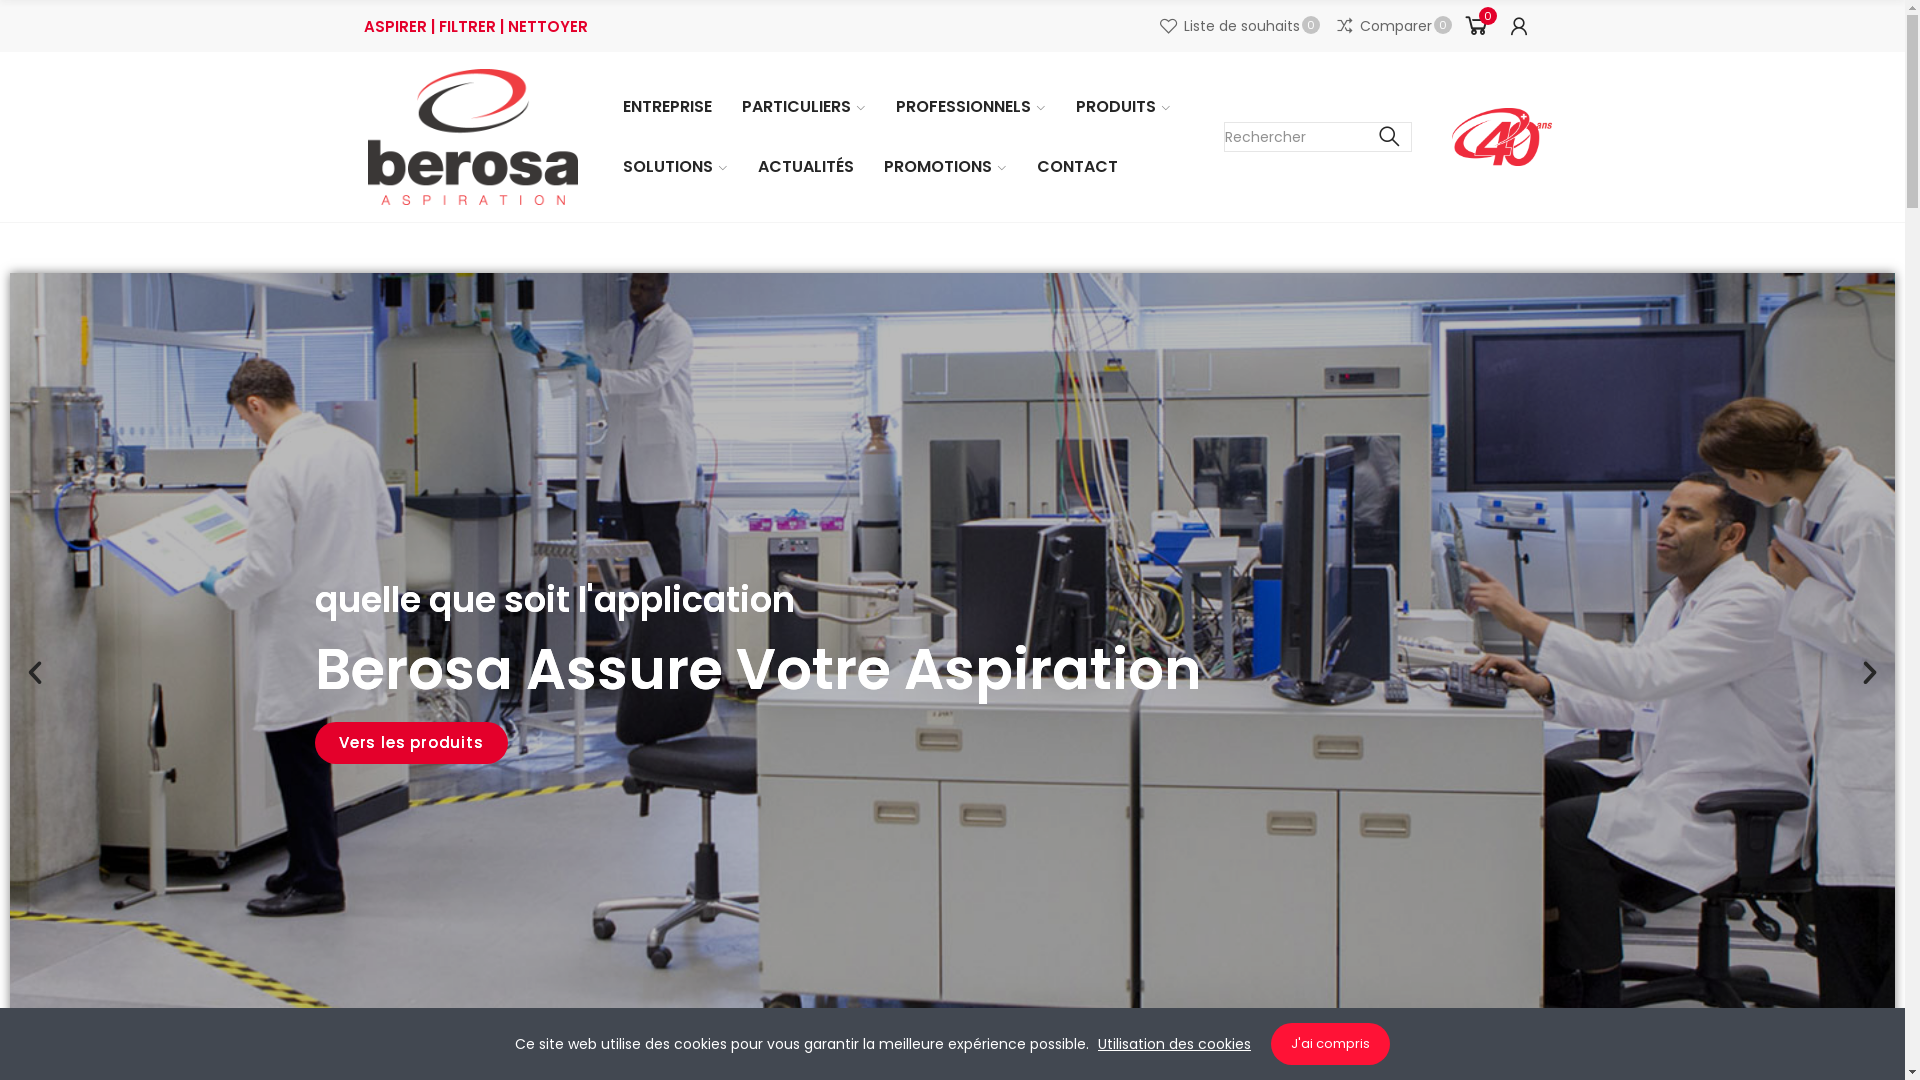 The image size is (1920, 1080). I want to click on 'Mon compte', so click(1518, 26).